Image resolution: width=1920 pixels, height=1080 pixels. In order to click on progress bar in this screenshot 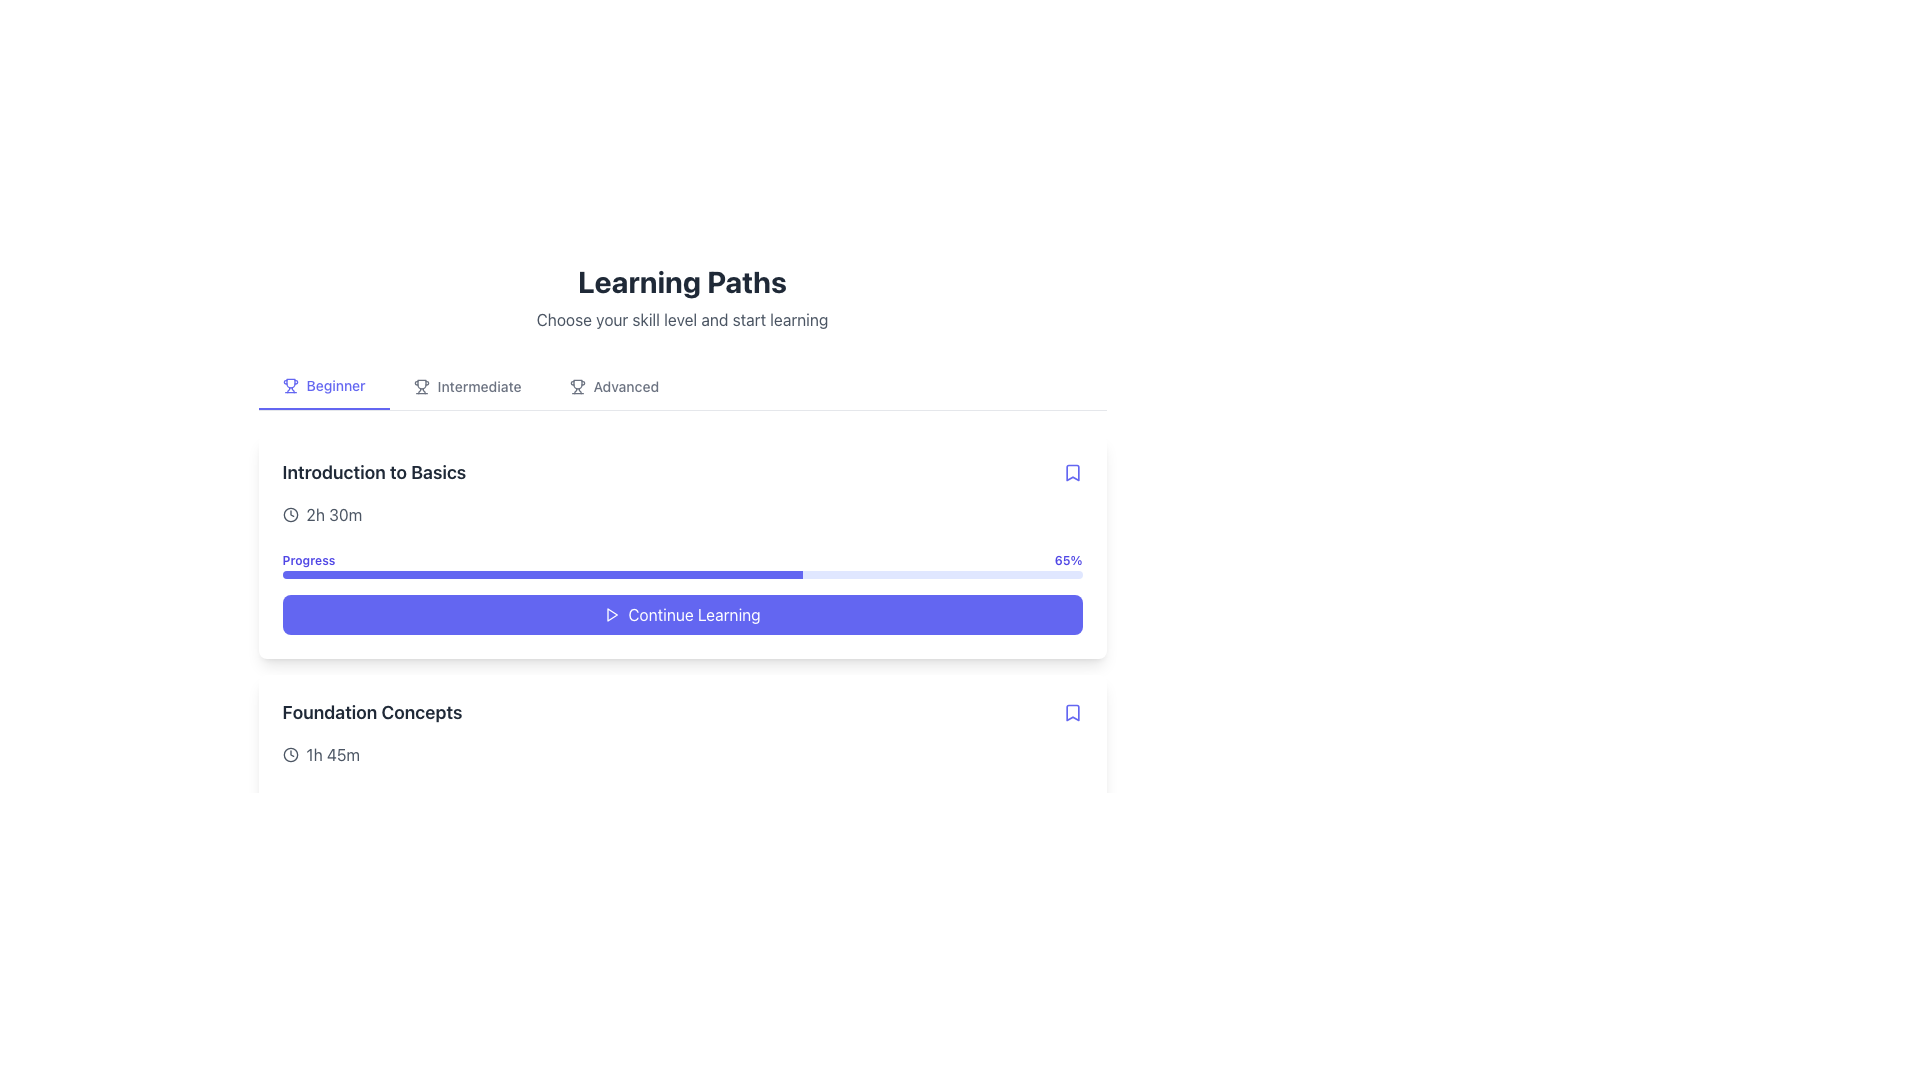, I will do `click(706, 574)`.